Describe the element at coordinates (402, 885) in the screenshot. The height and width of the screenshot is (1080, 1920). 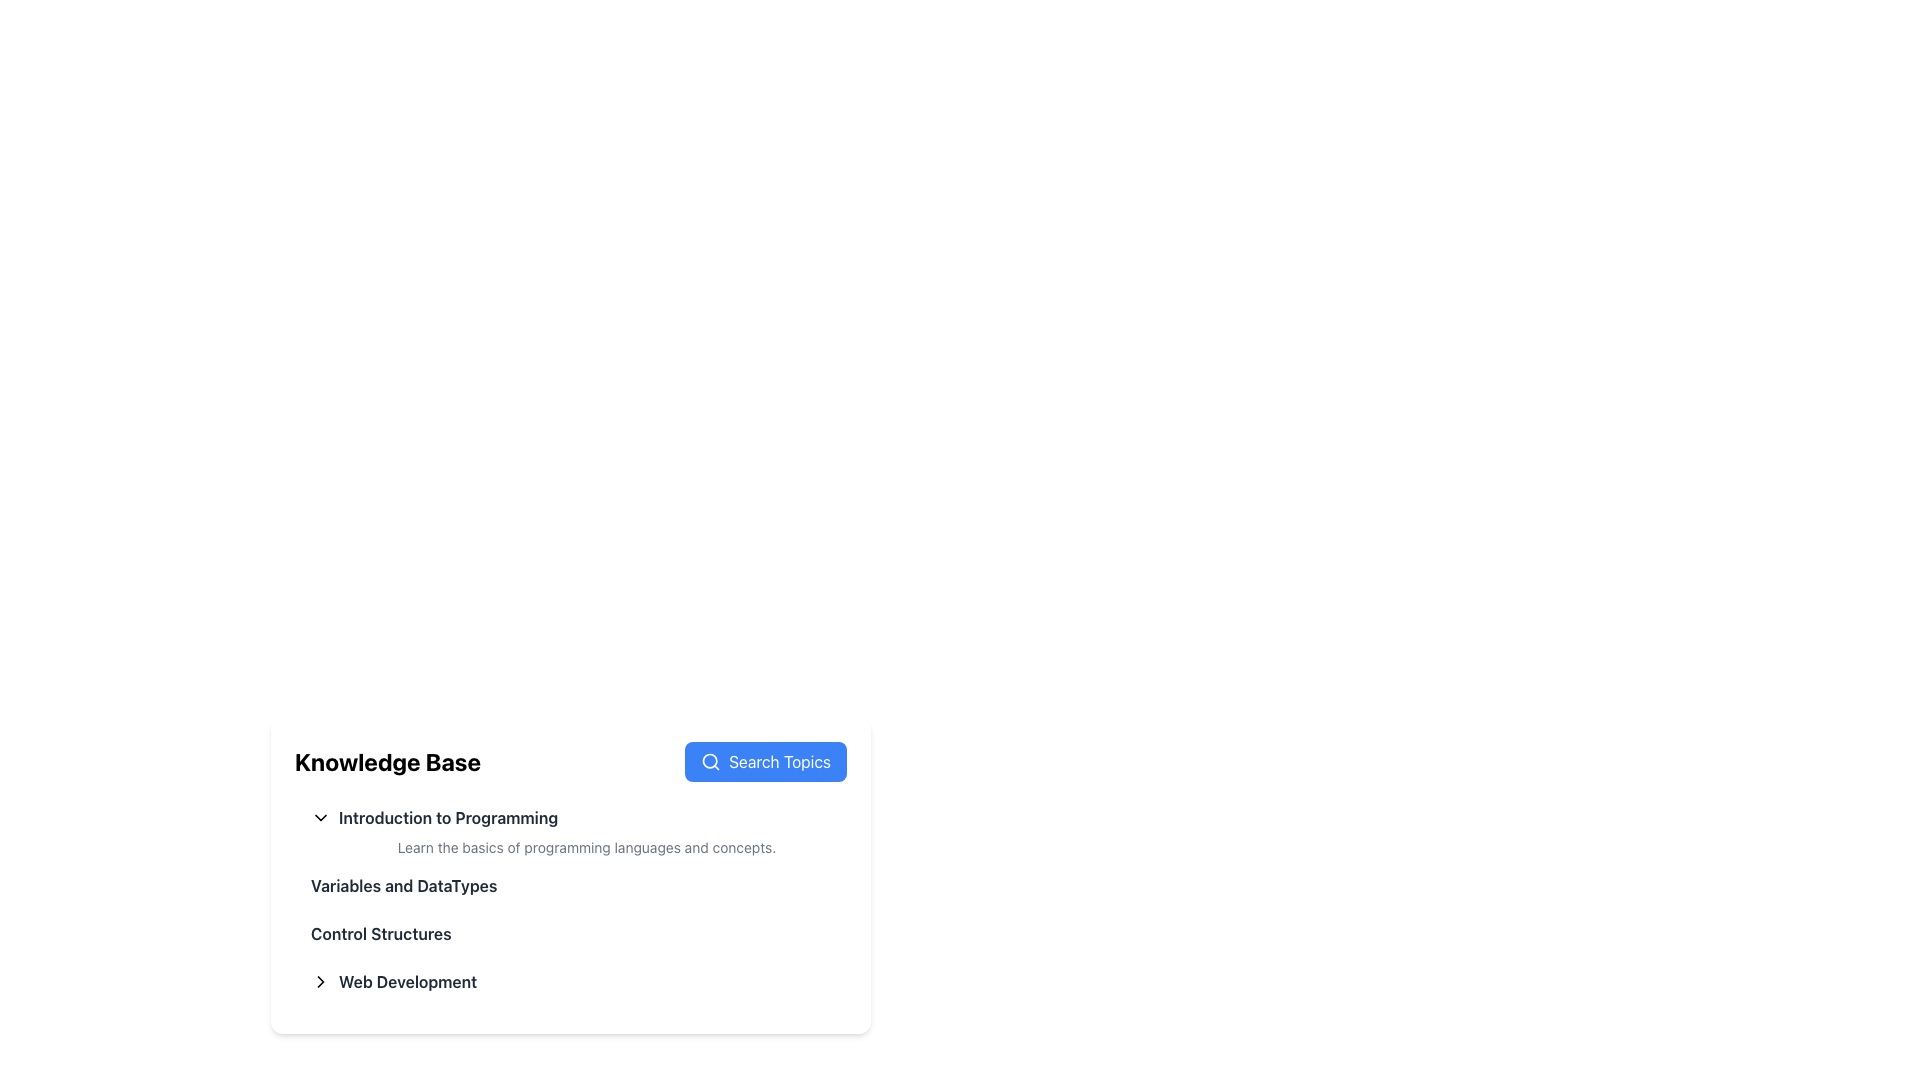
I see `the 'Variables and DataTypes' text label, which is the first sub-item under the 'Introduction to Programming' section of the 'Knowledge Base' menu` at that location.